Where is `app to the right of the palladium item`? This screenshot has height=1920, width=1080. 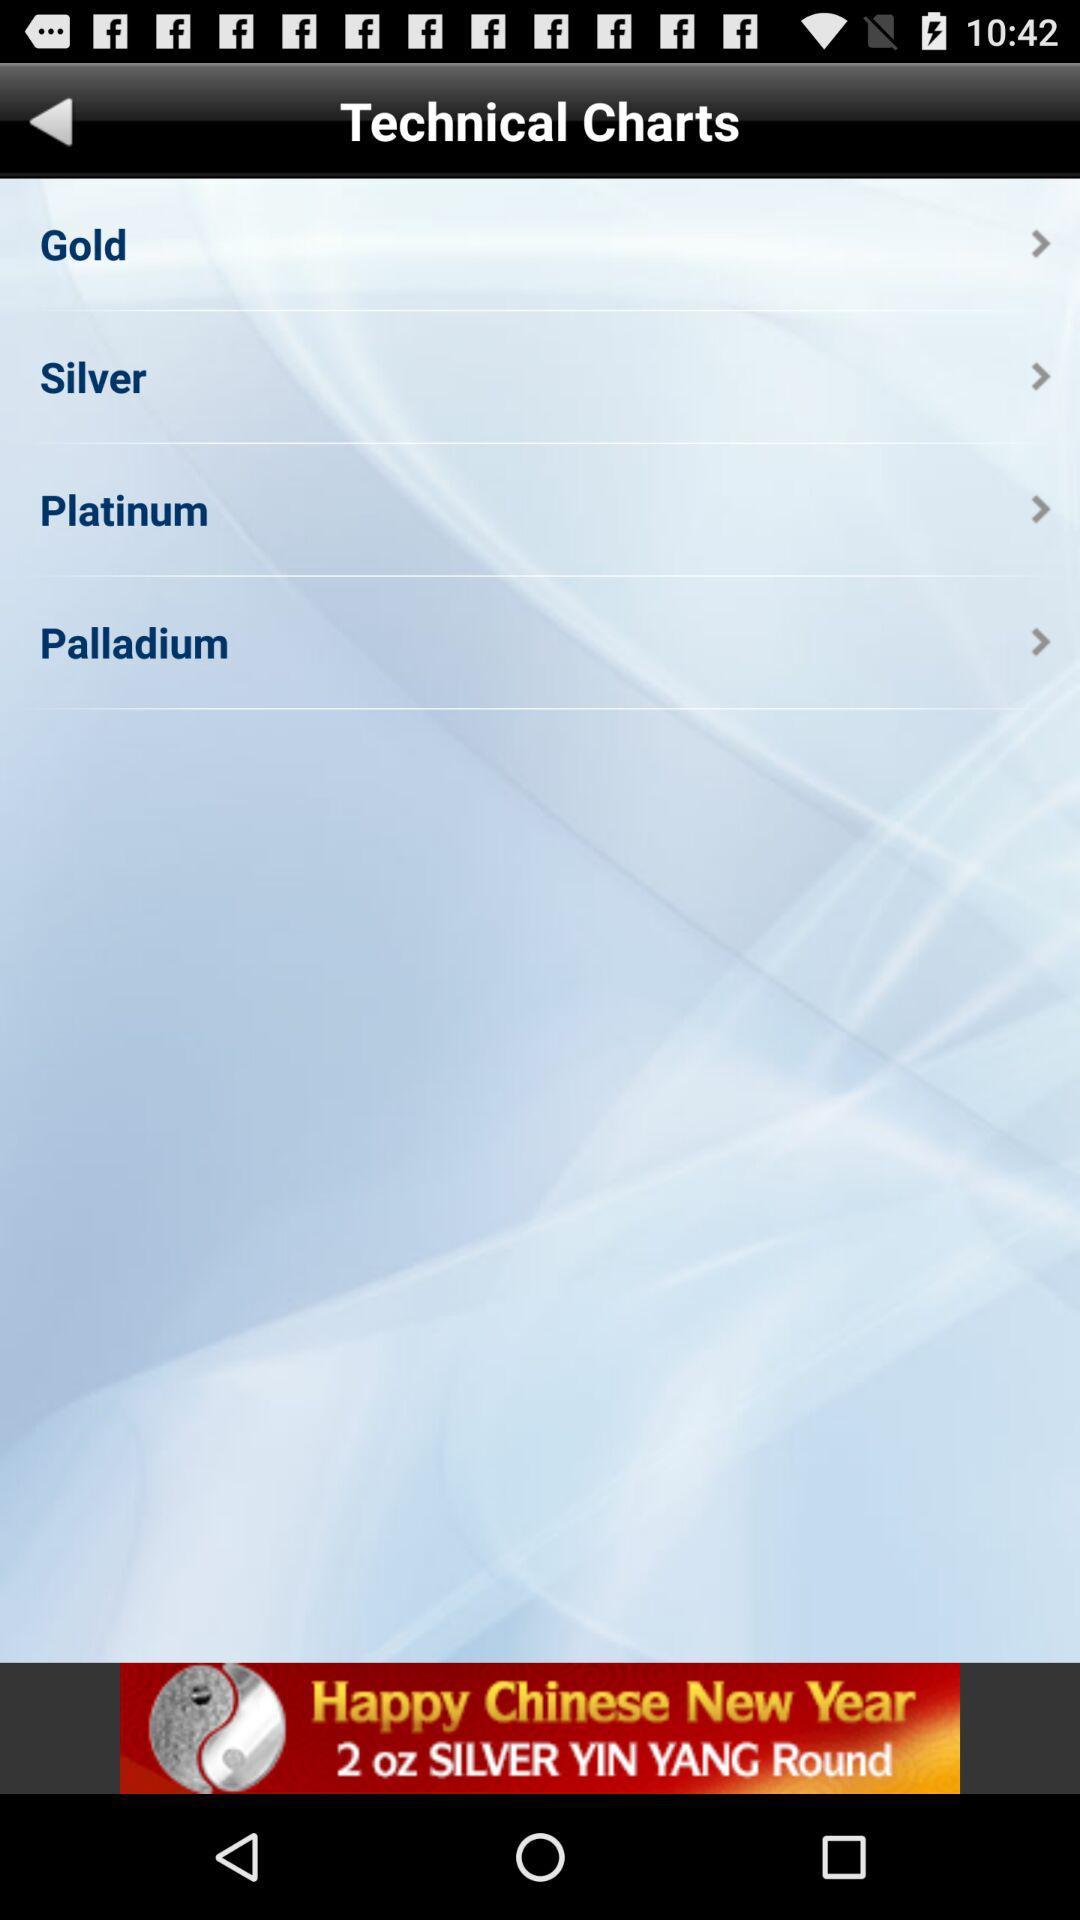
app to the right of the palladium item is located at coordinates (1040, 642).